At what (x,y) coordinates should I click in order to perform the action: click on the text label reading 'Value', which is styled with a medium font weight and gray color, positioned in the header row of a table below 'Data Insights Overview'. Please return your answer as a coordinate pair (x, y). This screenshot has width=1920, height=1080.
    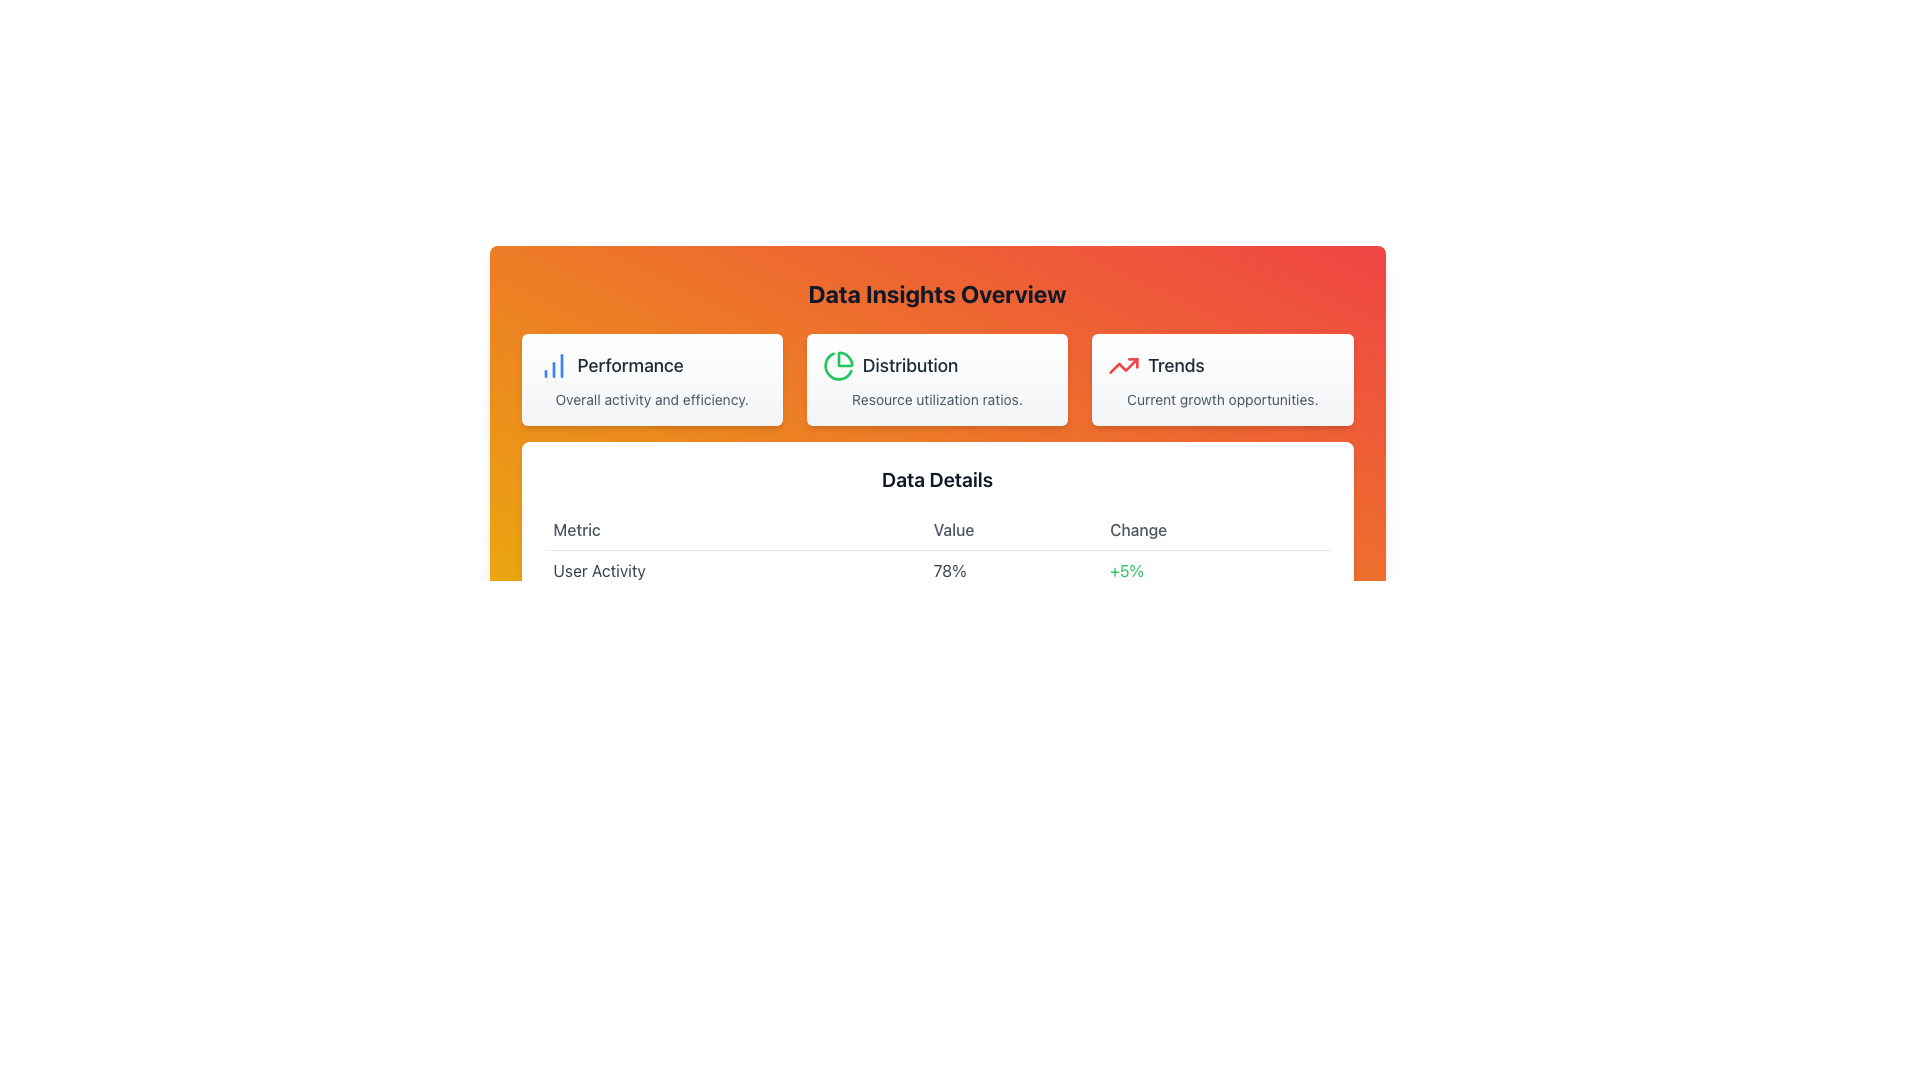
    Looking at the image, I should click on (936, 529).